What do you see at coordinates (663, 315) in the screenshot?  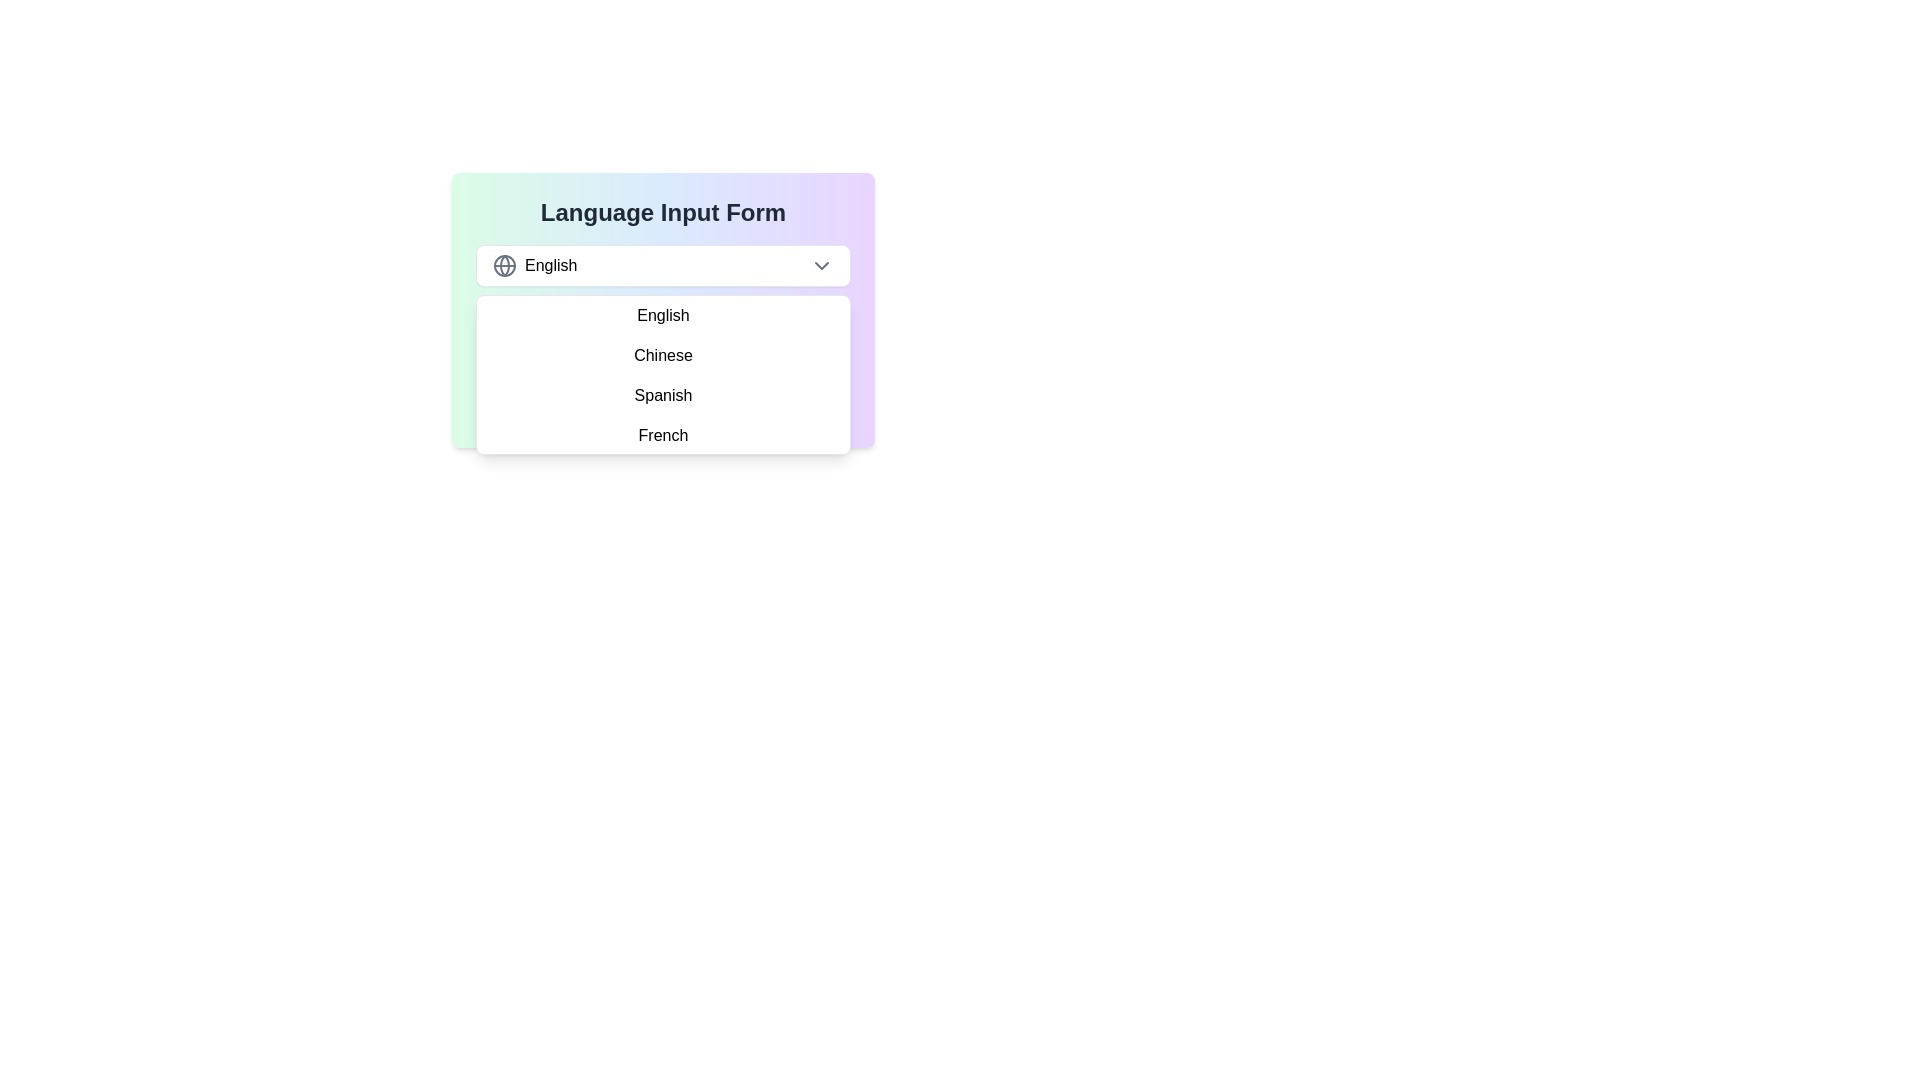 I see `the 'English' list item in the dropdown menu` at bounding box center [663, 315].